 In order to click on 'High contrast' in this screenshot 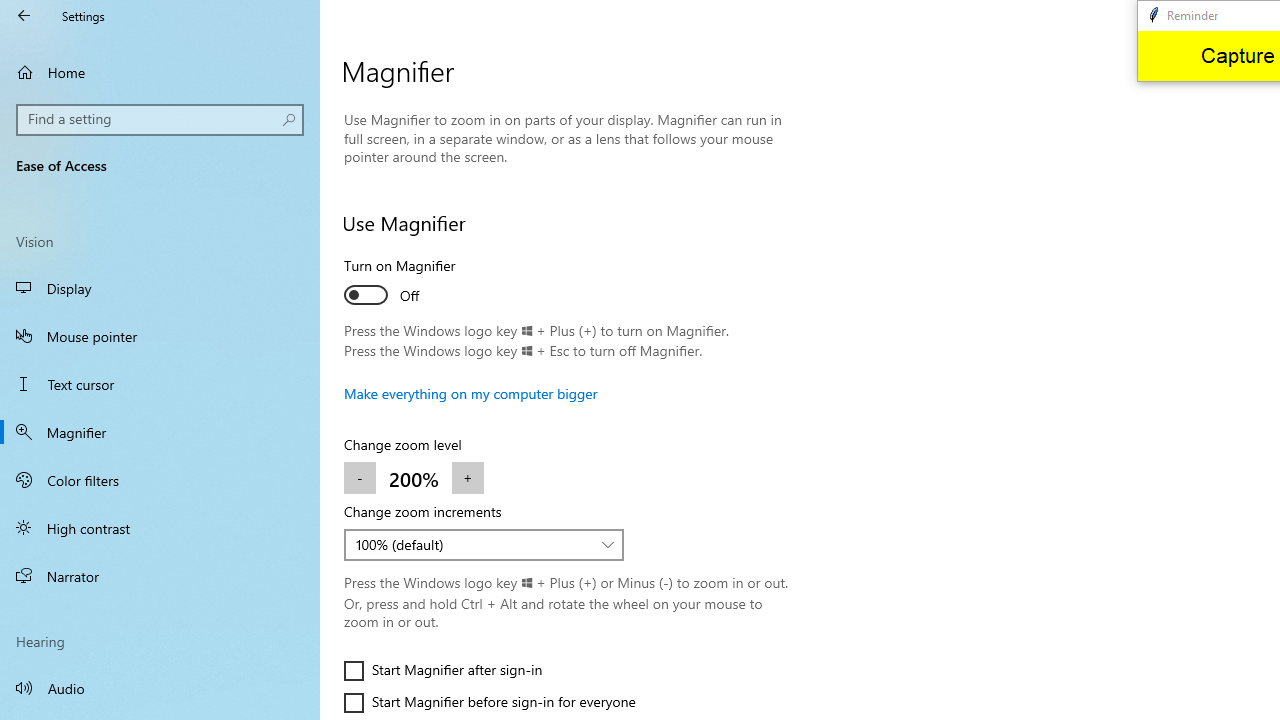, I will do `click(160, 527)`.